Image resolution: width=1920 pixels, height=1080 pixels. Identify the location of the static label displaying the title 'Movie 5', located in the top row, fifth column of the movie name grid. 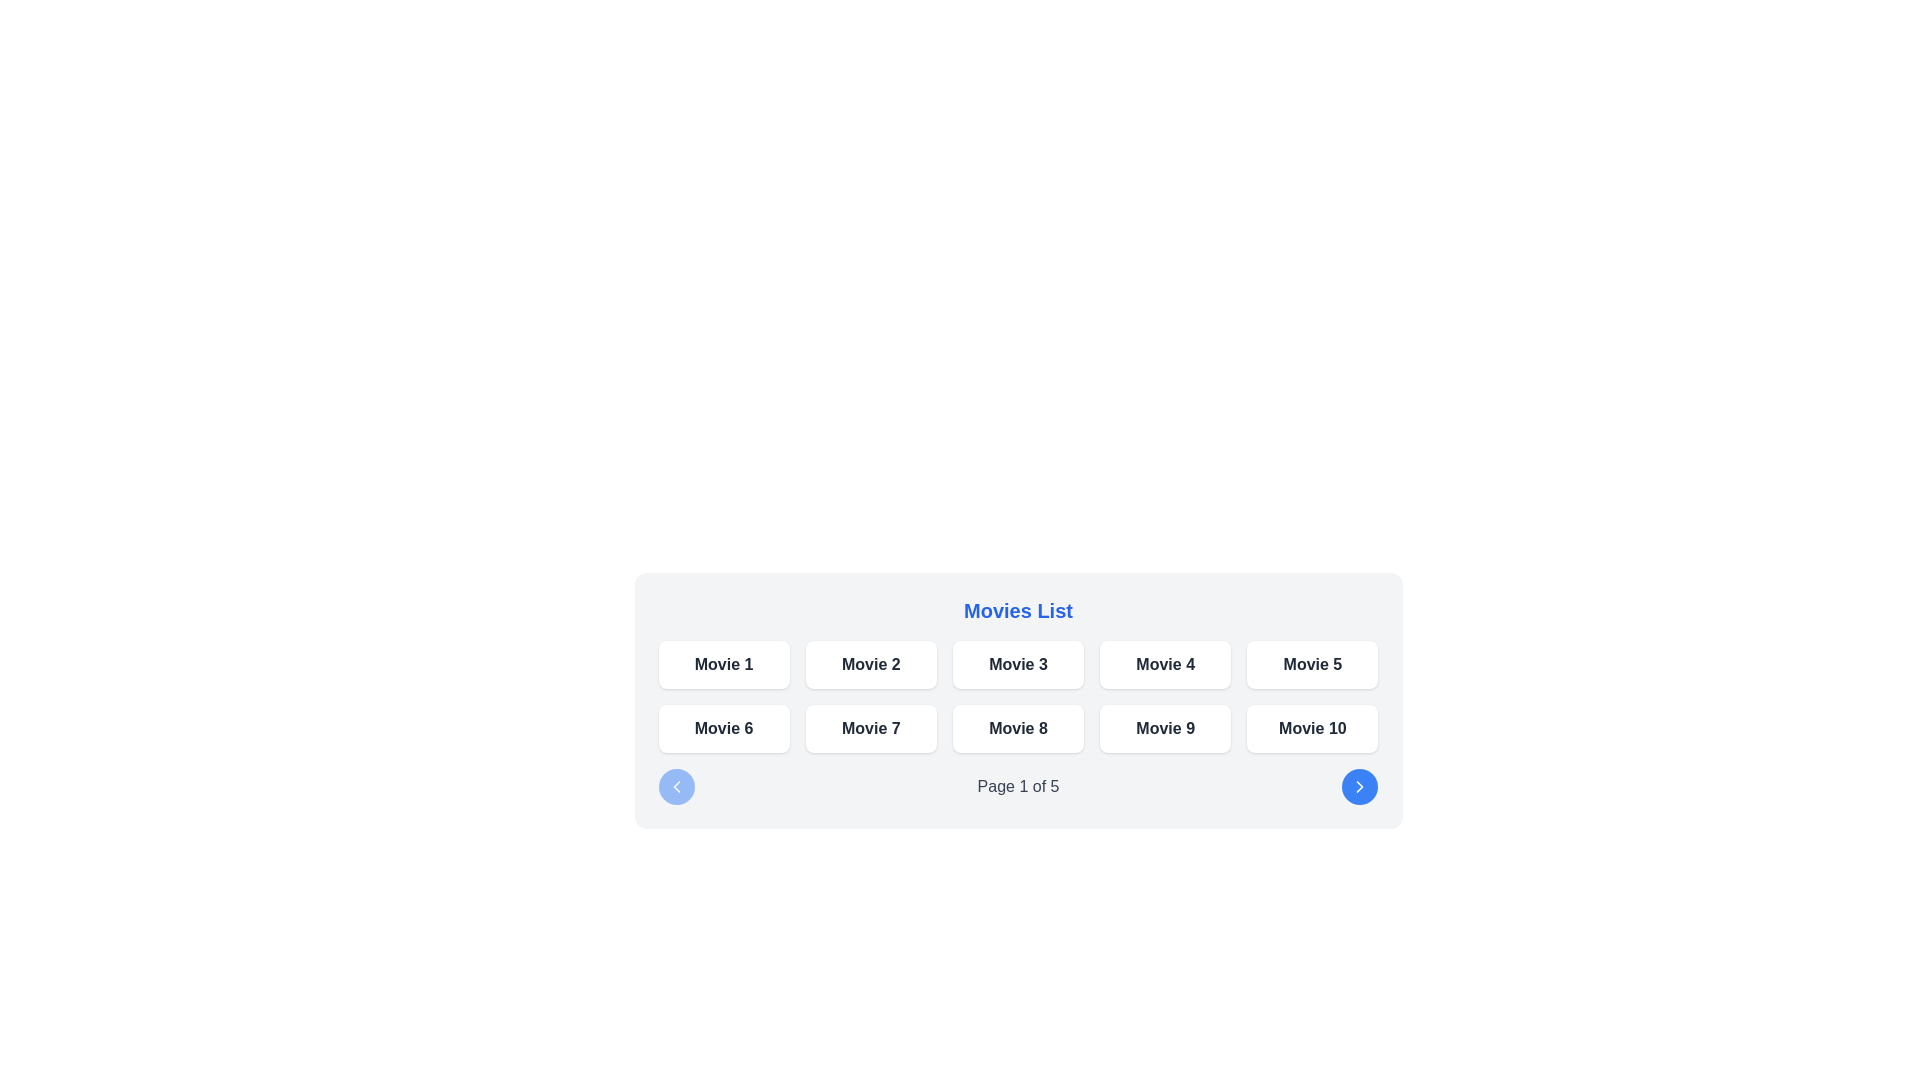
(1312, 664).